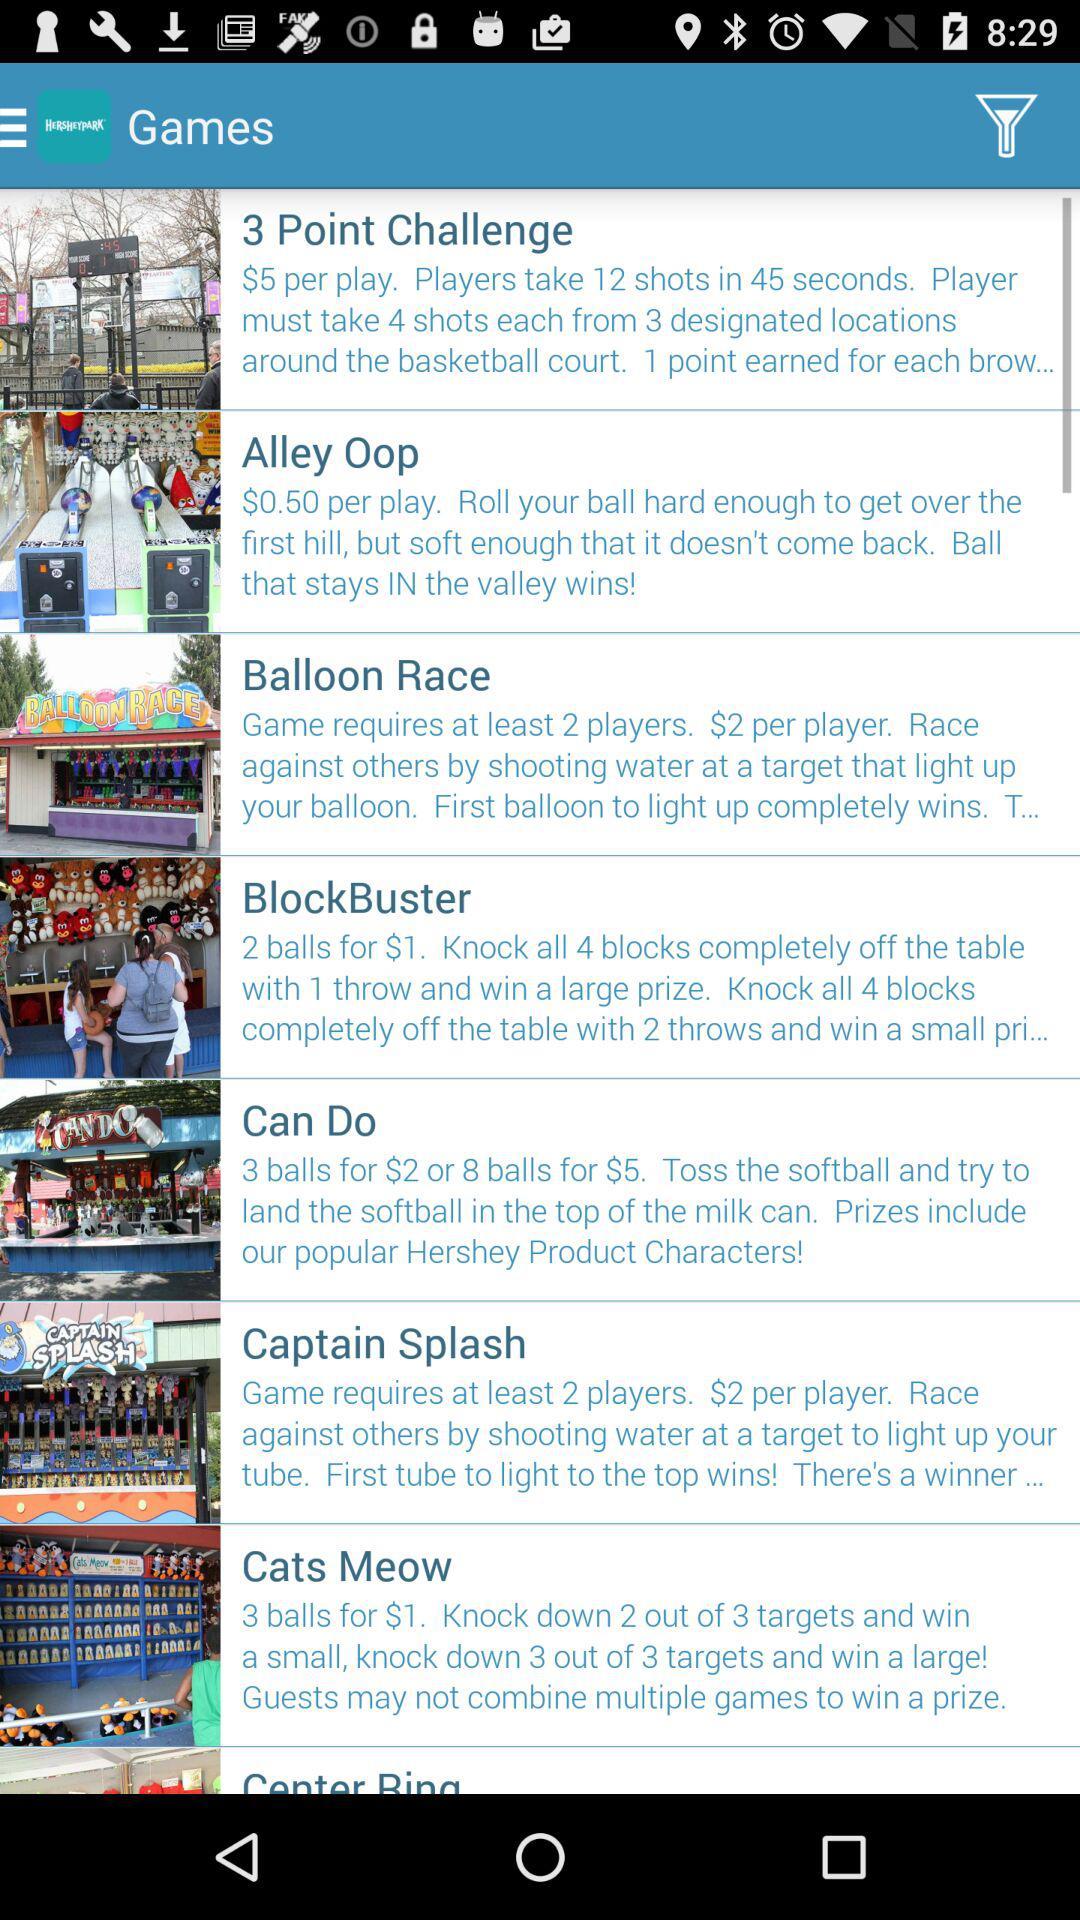 This screenshot has height=1920, width=1080. Describe the element at coordinates (650, 449) in the screenshot. I see `the alley oop item` at that location.